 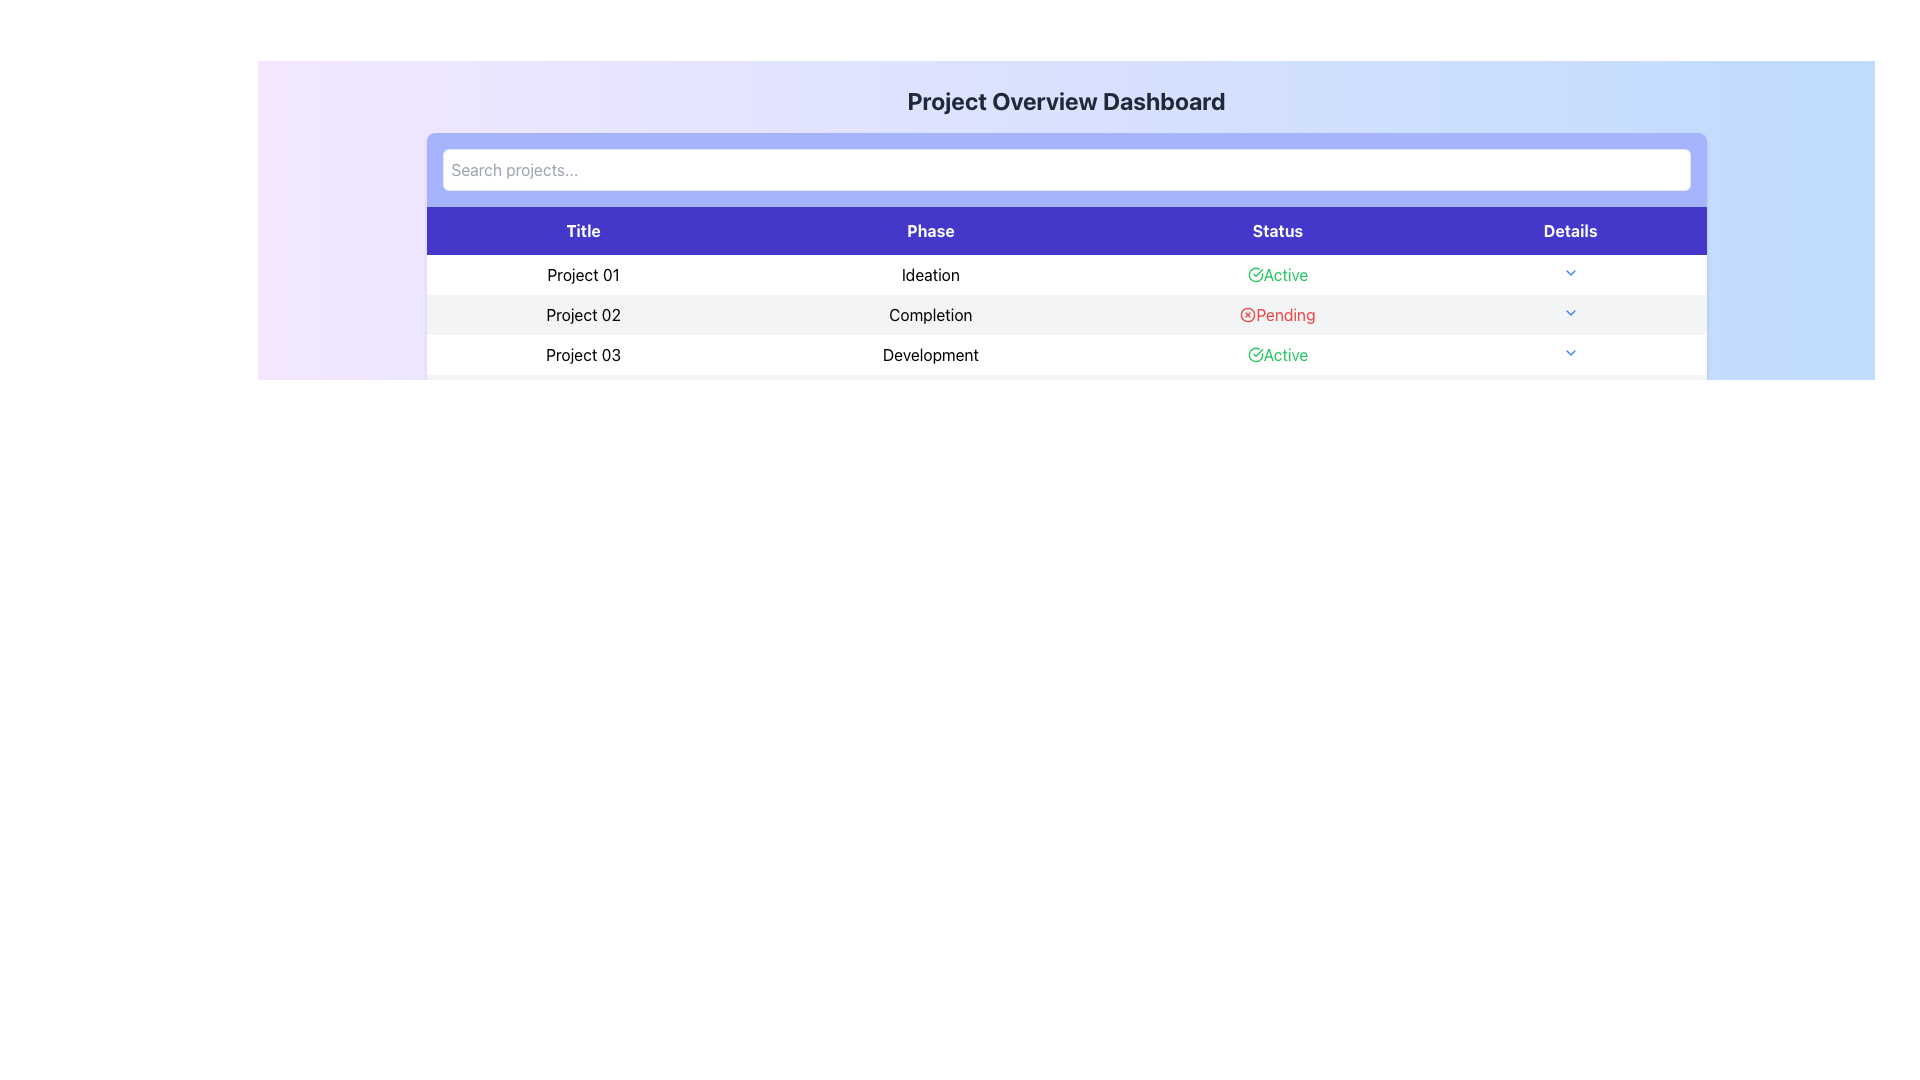 What do you see at coordinates (582, 315) in the screenshot?
I see `the static text label containing 'Project 02', which is located in the first column of the second row under the 'Title' column in a table-like structure` at bounding box center [582, 315].